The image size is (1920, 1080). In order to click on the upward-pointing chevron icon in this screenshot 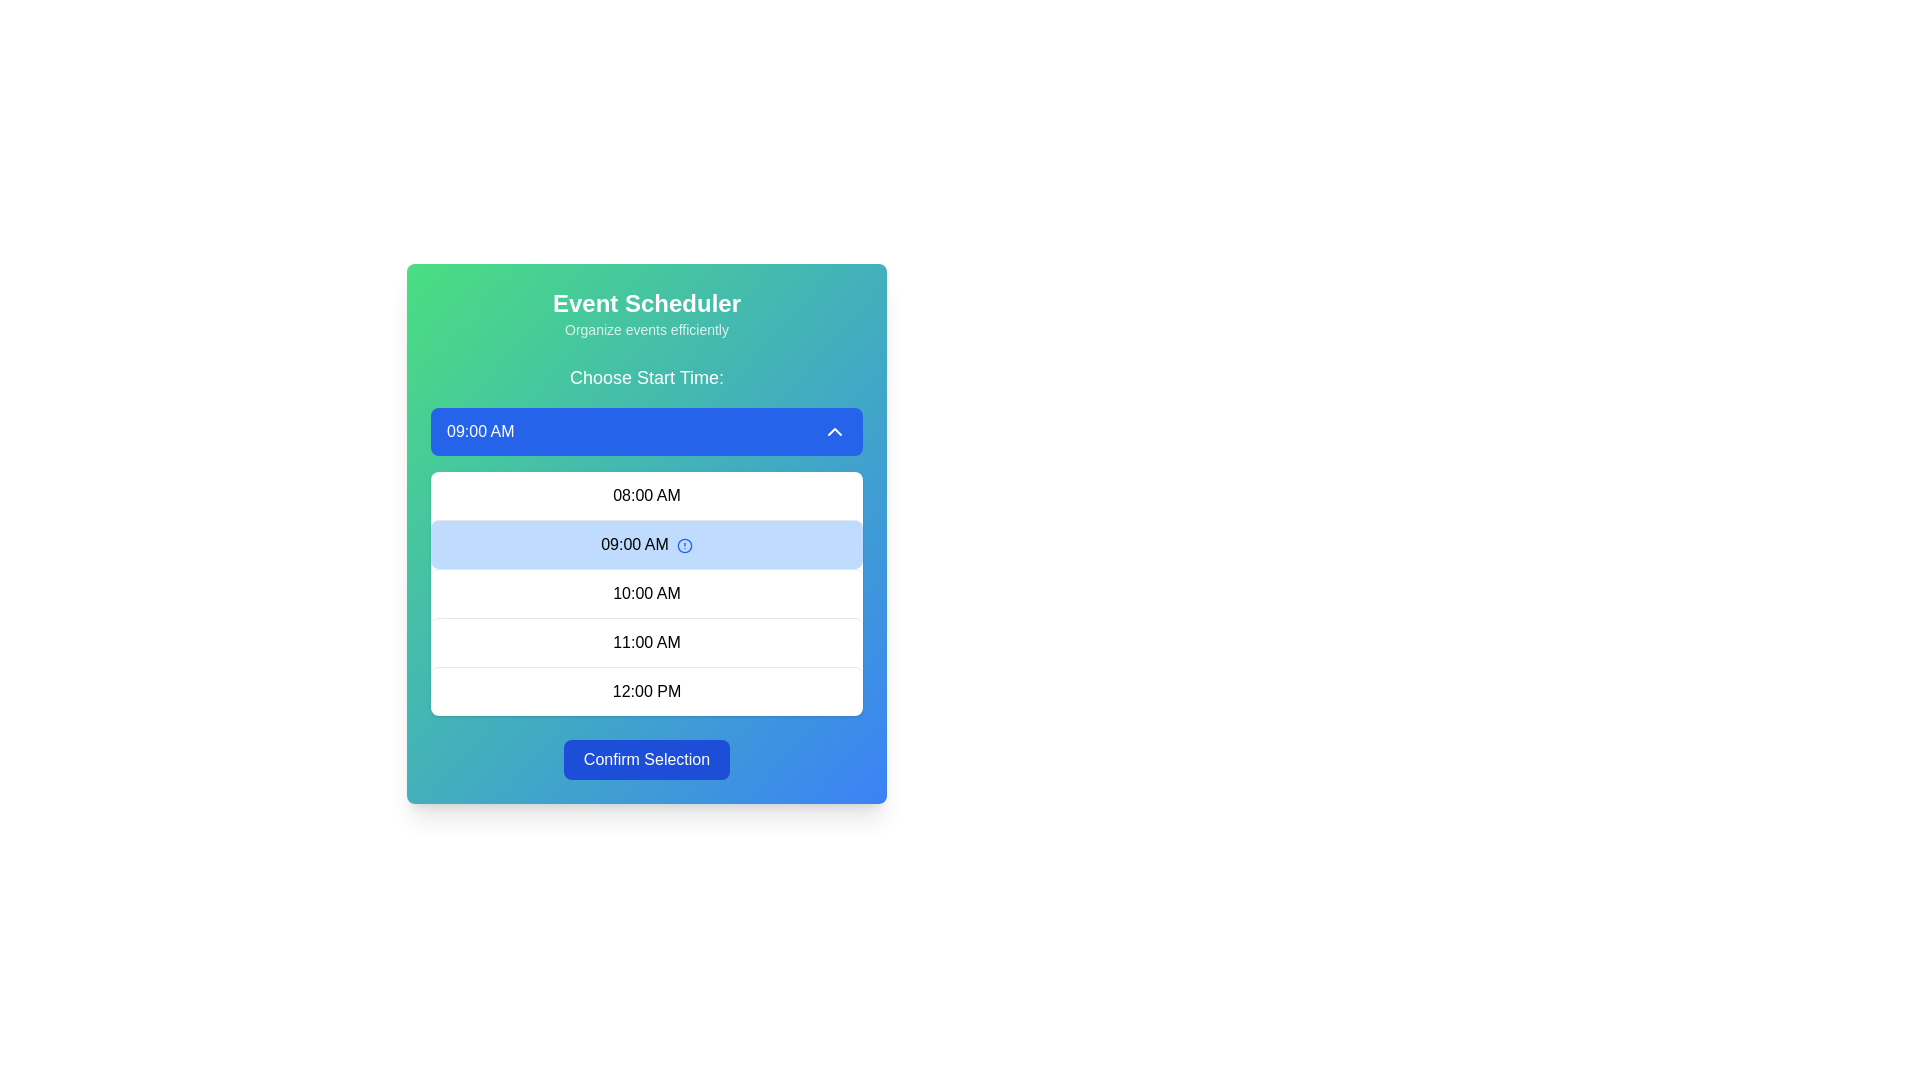, I will do `click(835, 431)`.